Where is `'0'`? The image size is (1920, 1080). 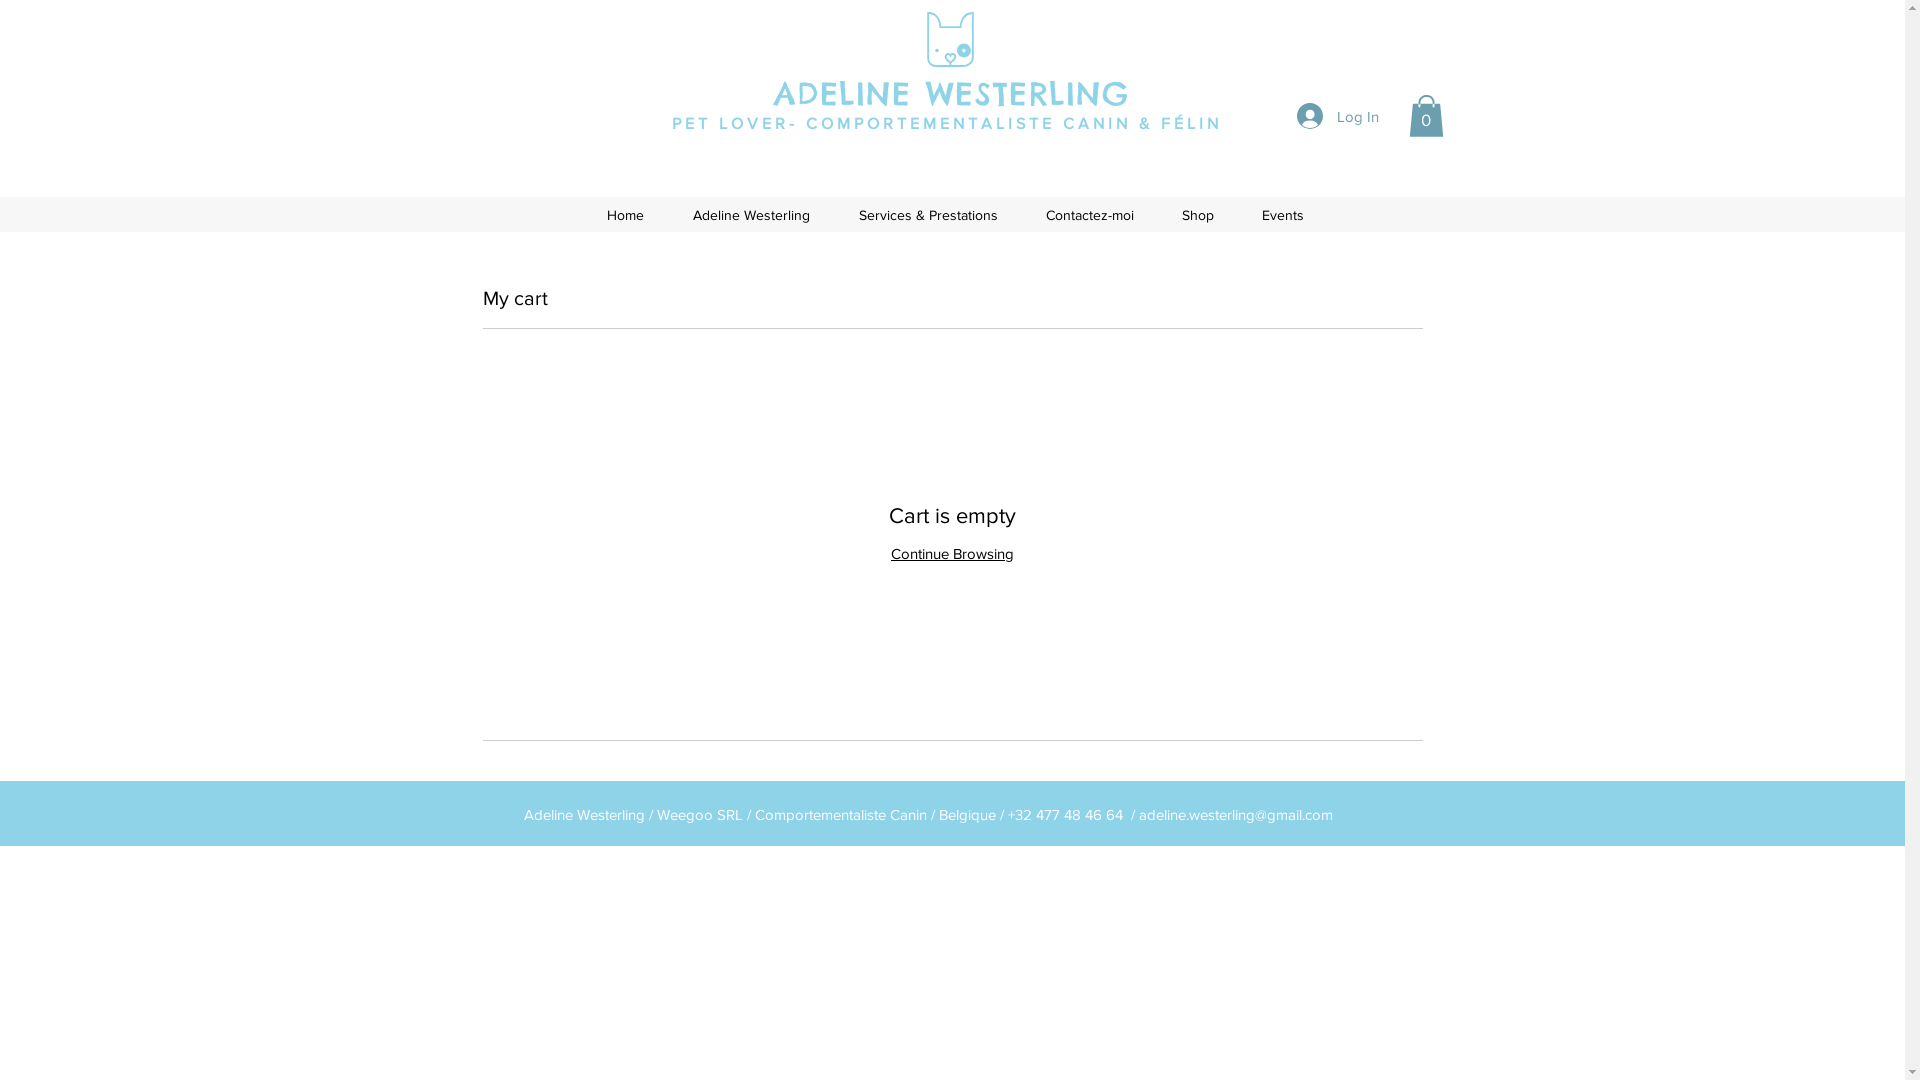
'0' is located at coordinates (1424, 115).